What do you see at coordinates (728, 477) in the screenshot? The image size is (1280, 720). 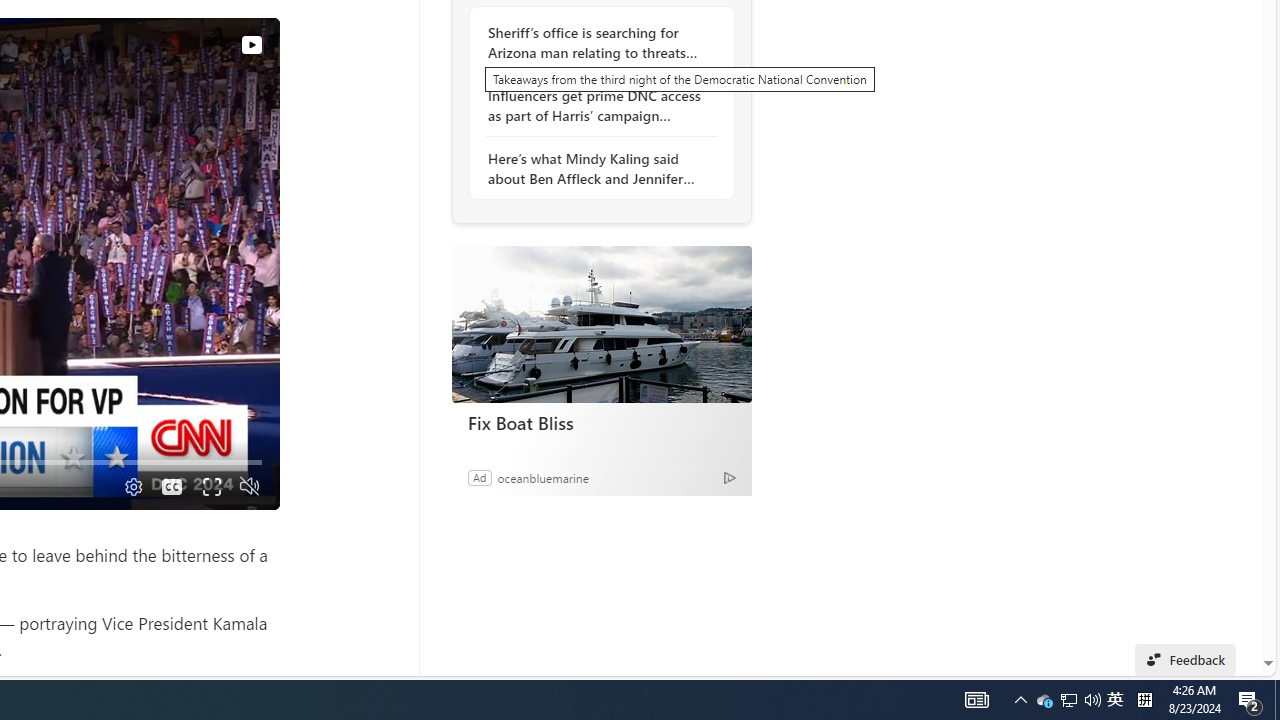 I see `'Ad Choice'` at bounding box center [728, 477].